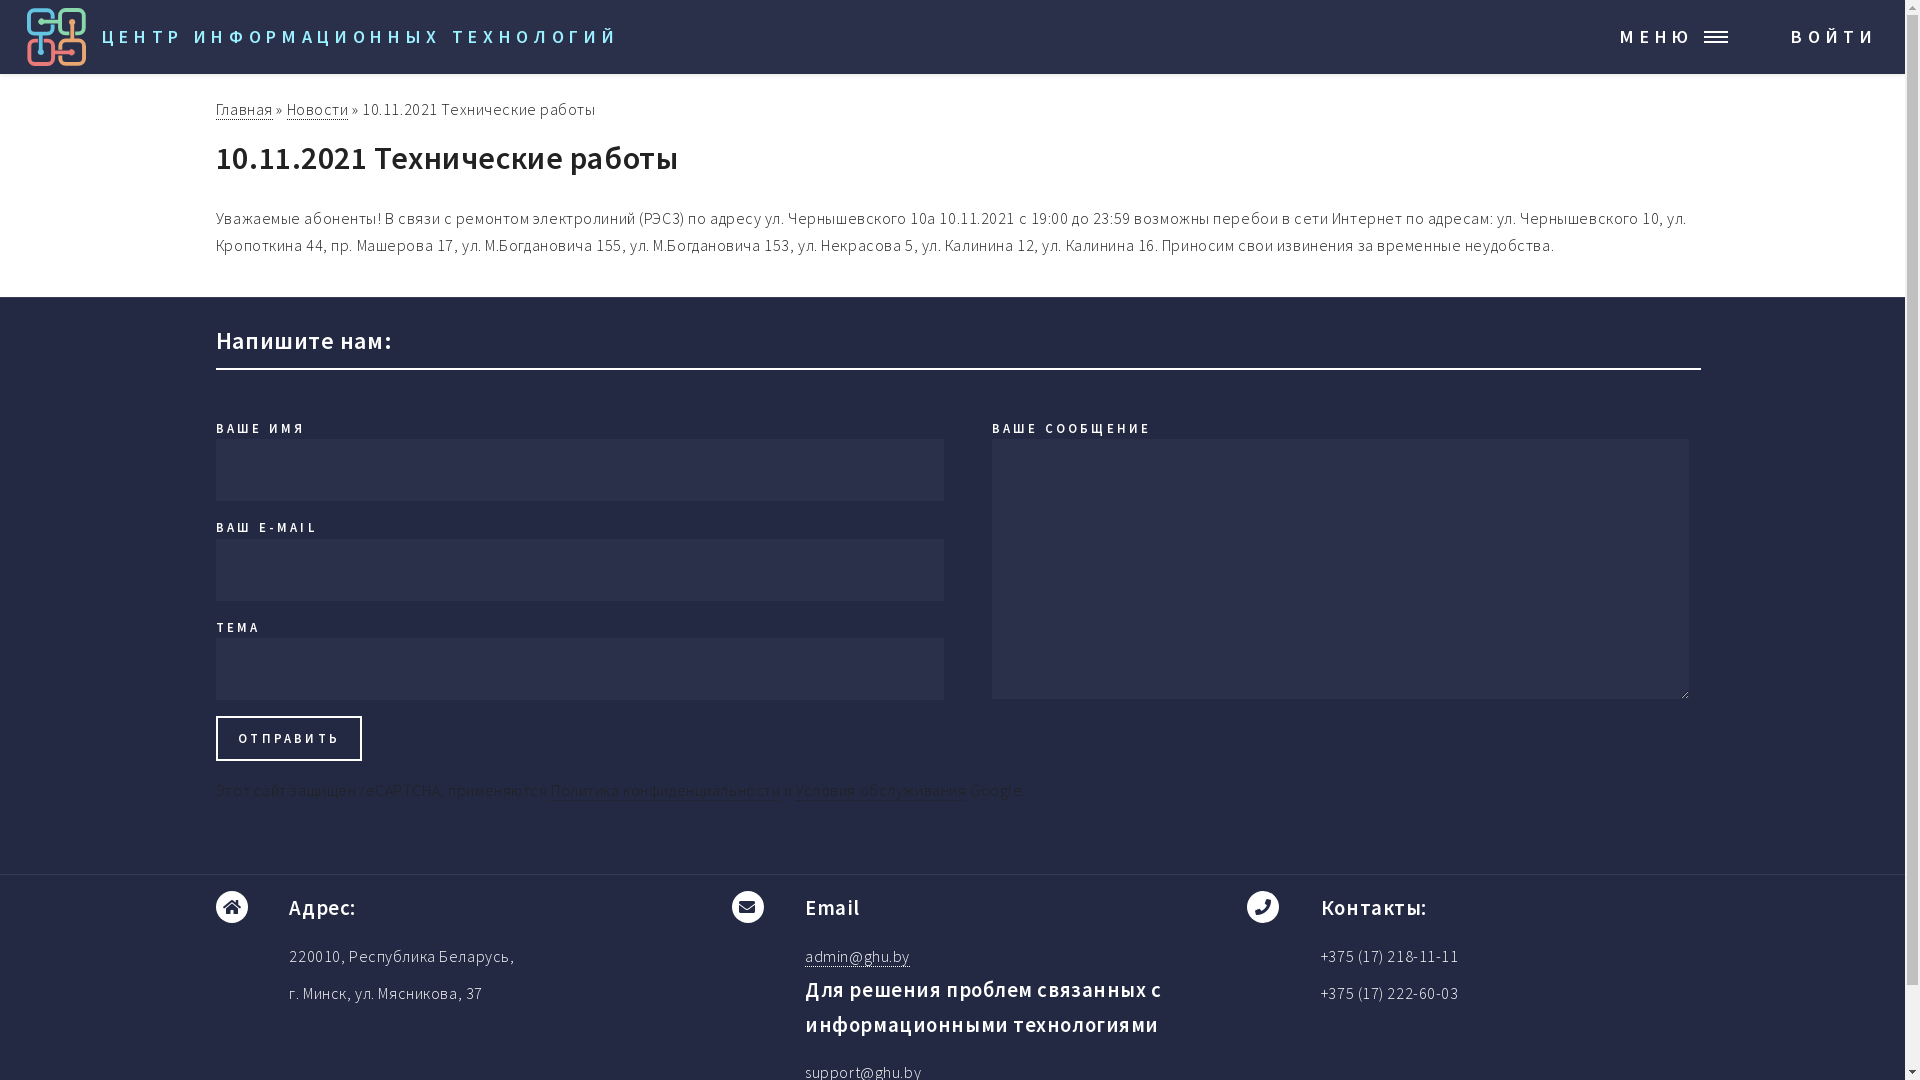  I want to click on 'admin@ghu.by', so click(857, 955).